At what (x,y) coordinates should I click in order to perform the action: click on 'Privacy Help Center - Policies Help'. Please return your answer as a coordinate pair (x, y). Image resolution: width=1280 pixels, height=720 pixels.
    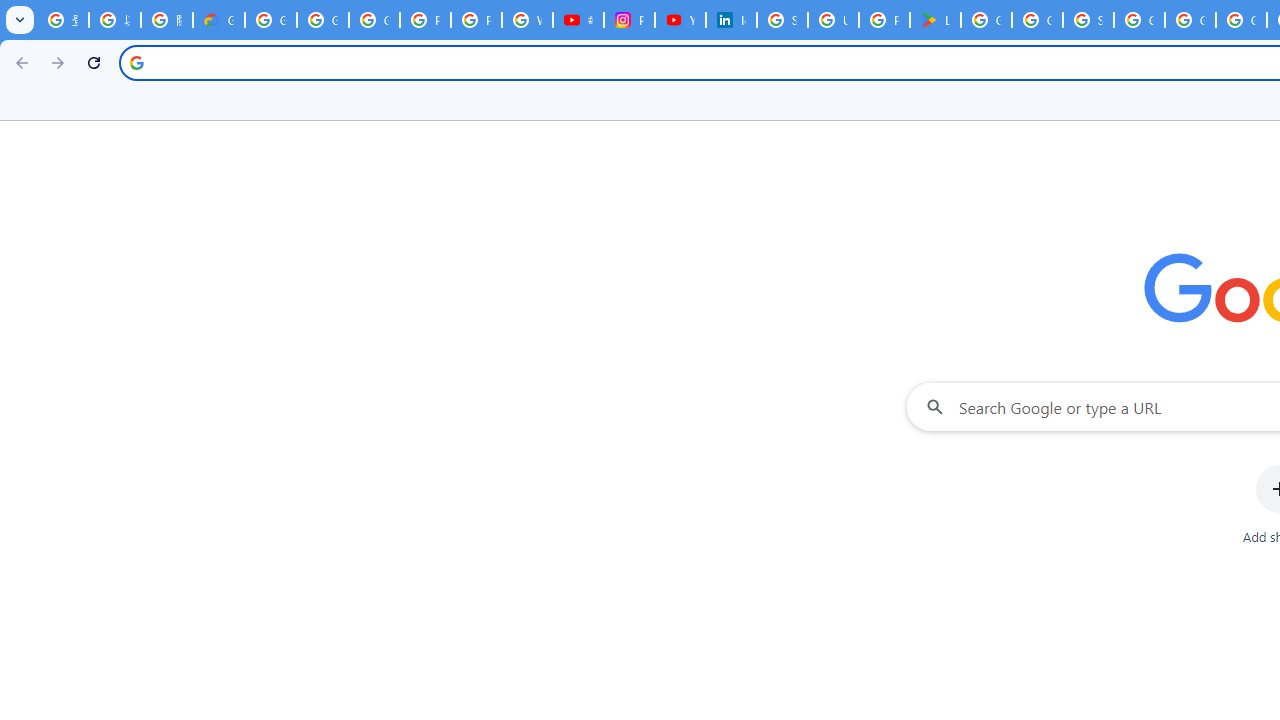
    Looking at the image, I should click on (475, 20).